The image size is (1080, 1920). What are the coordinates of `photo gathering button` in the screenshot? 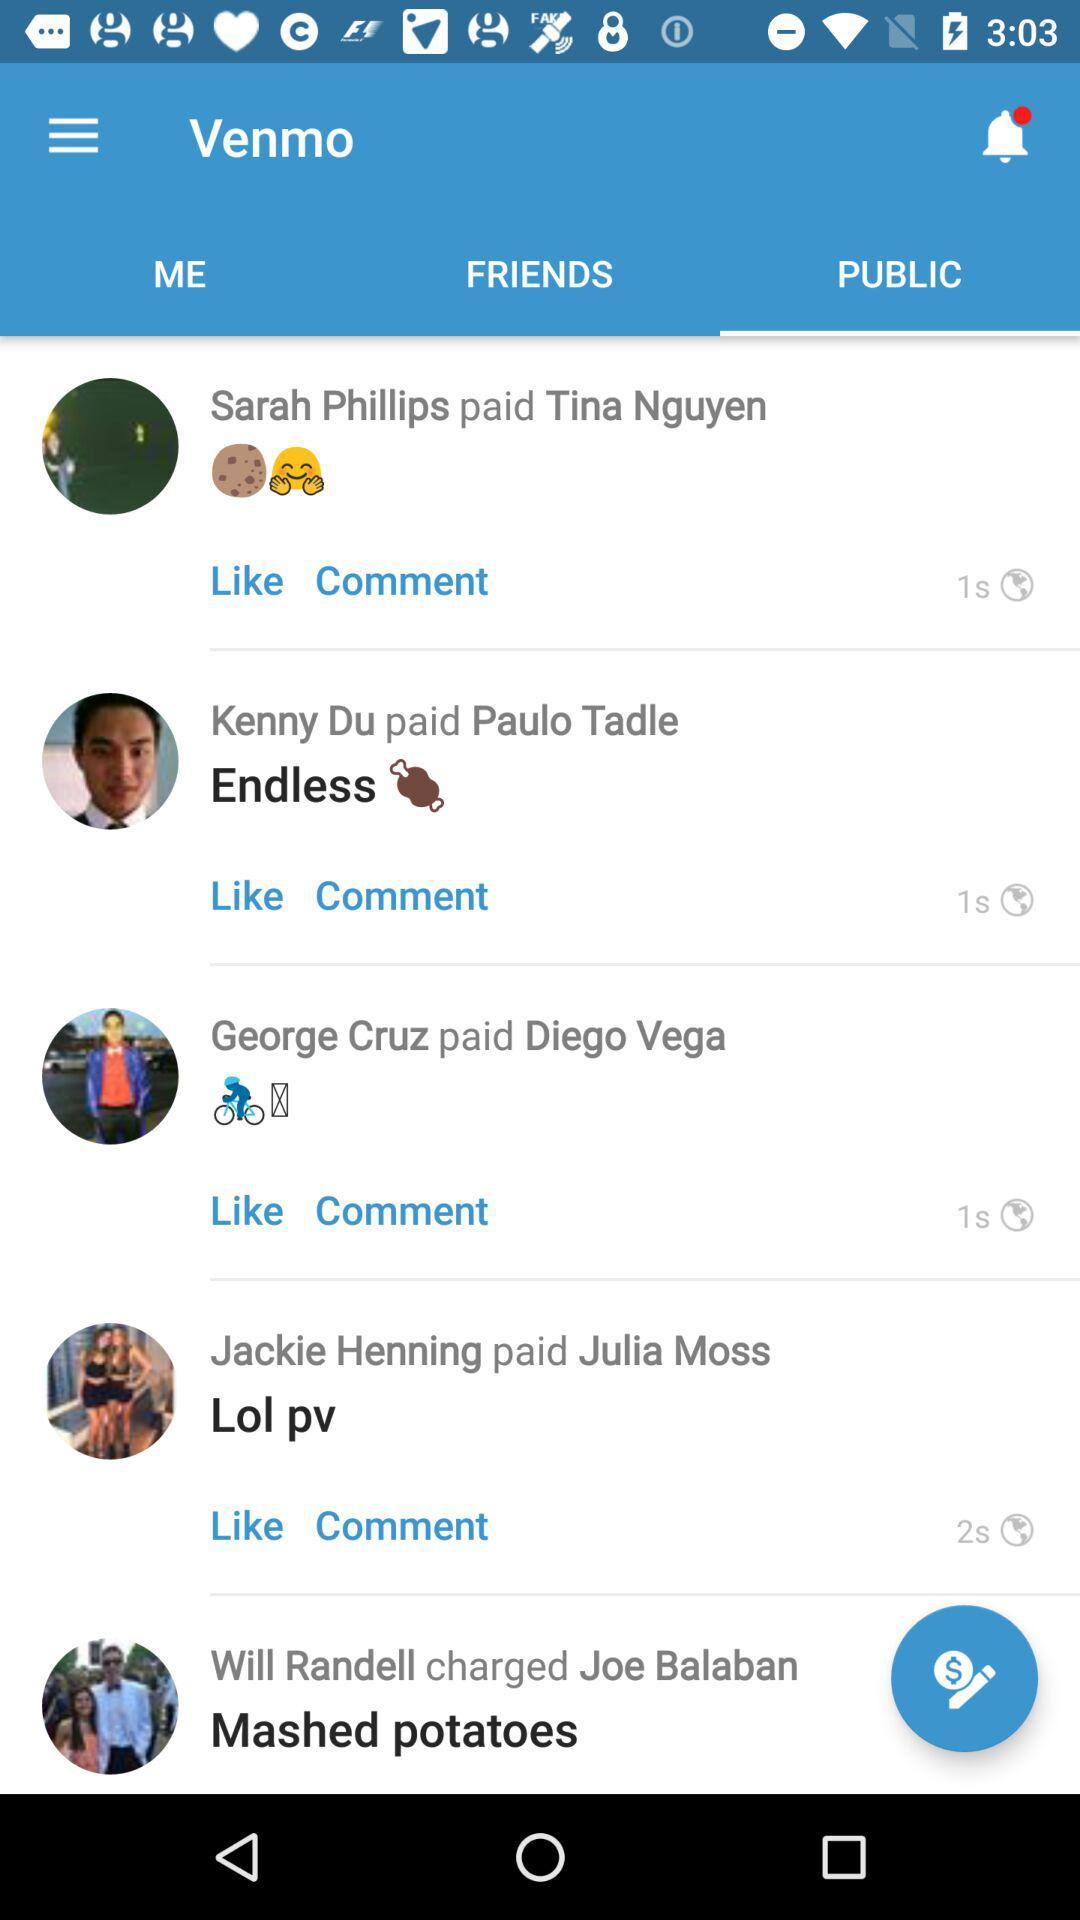 It's located at (110, 1075).